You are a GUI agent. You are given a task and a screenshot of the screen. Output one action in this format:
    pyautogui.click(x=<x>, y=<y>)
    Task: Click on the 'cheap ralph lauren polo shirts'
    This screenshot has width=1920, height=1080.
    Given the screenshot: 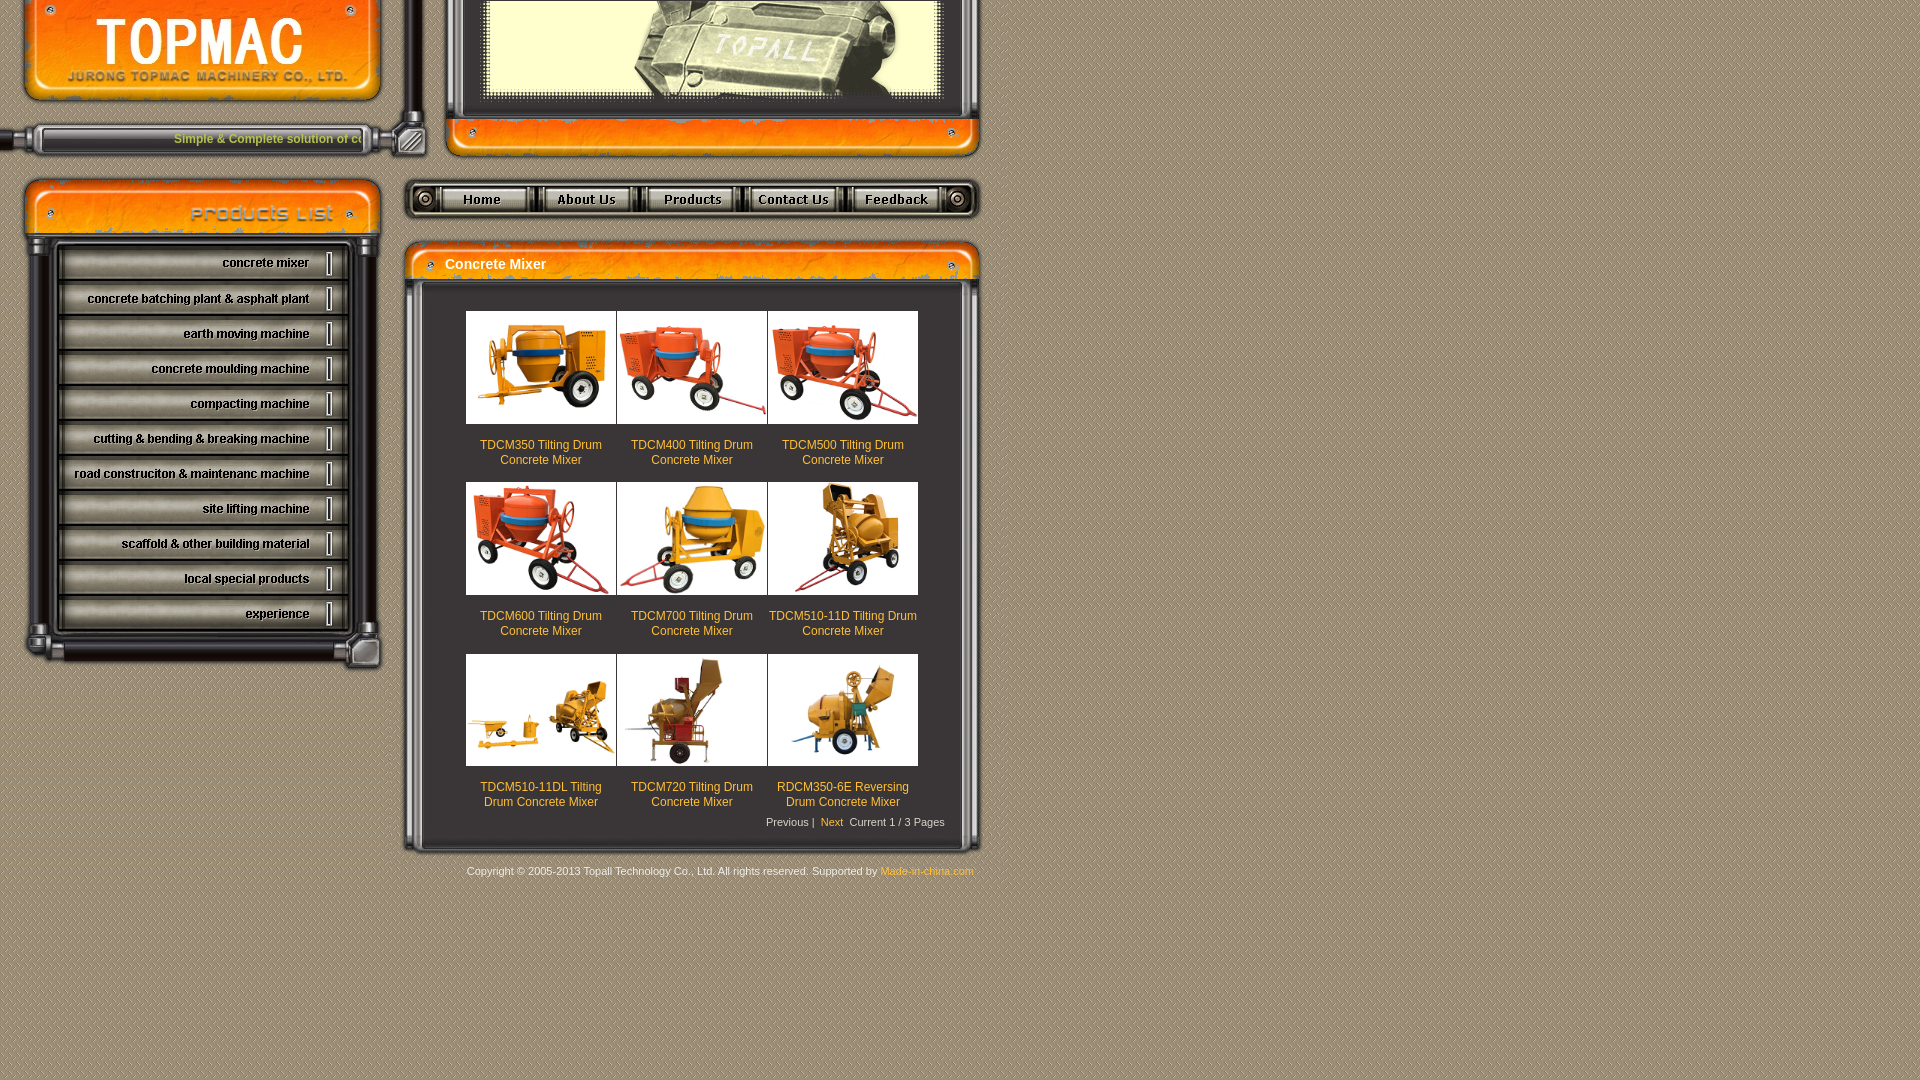 What is the action you would take?
    pyautogui.click(x=1186, y=230)
    